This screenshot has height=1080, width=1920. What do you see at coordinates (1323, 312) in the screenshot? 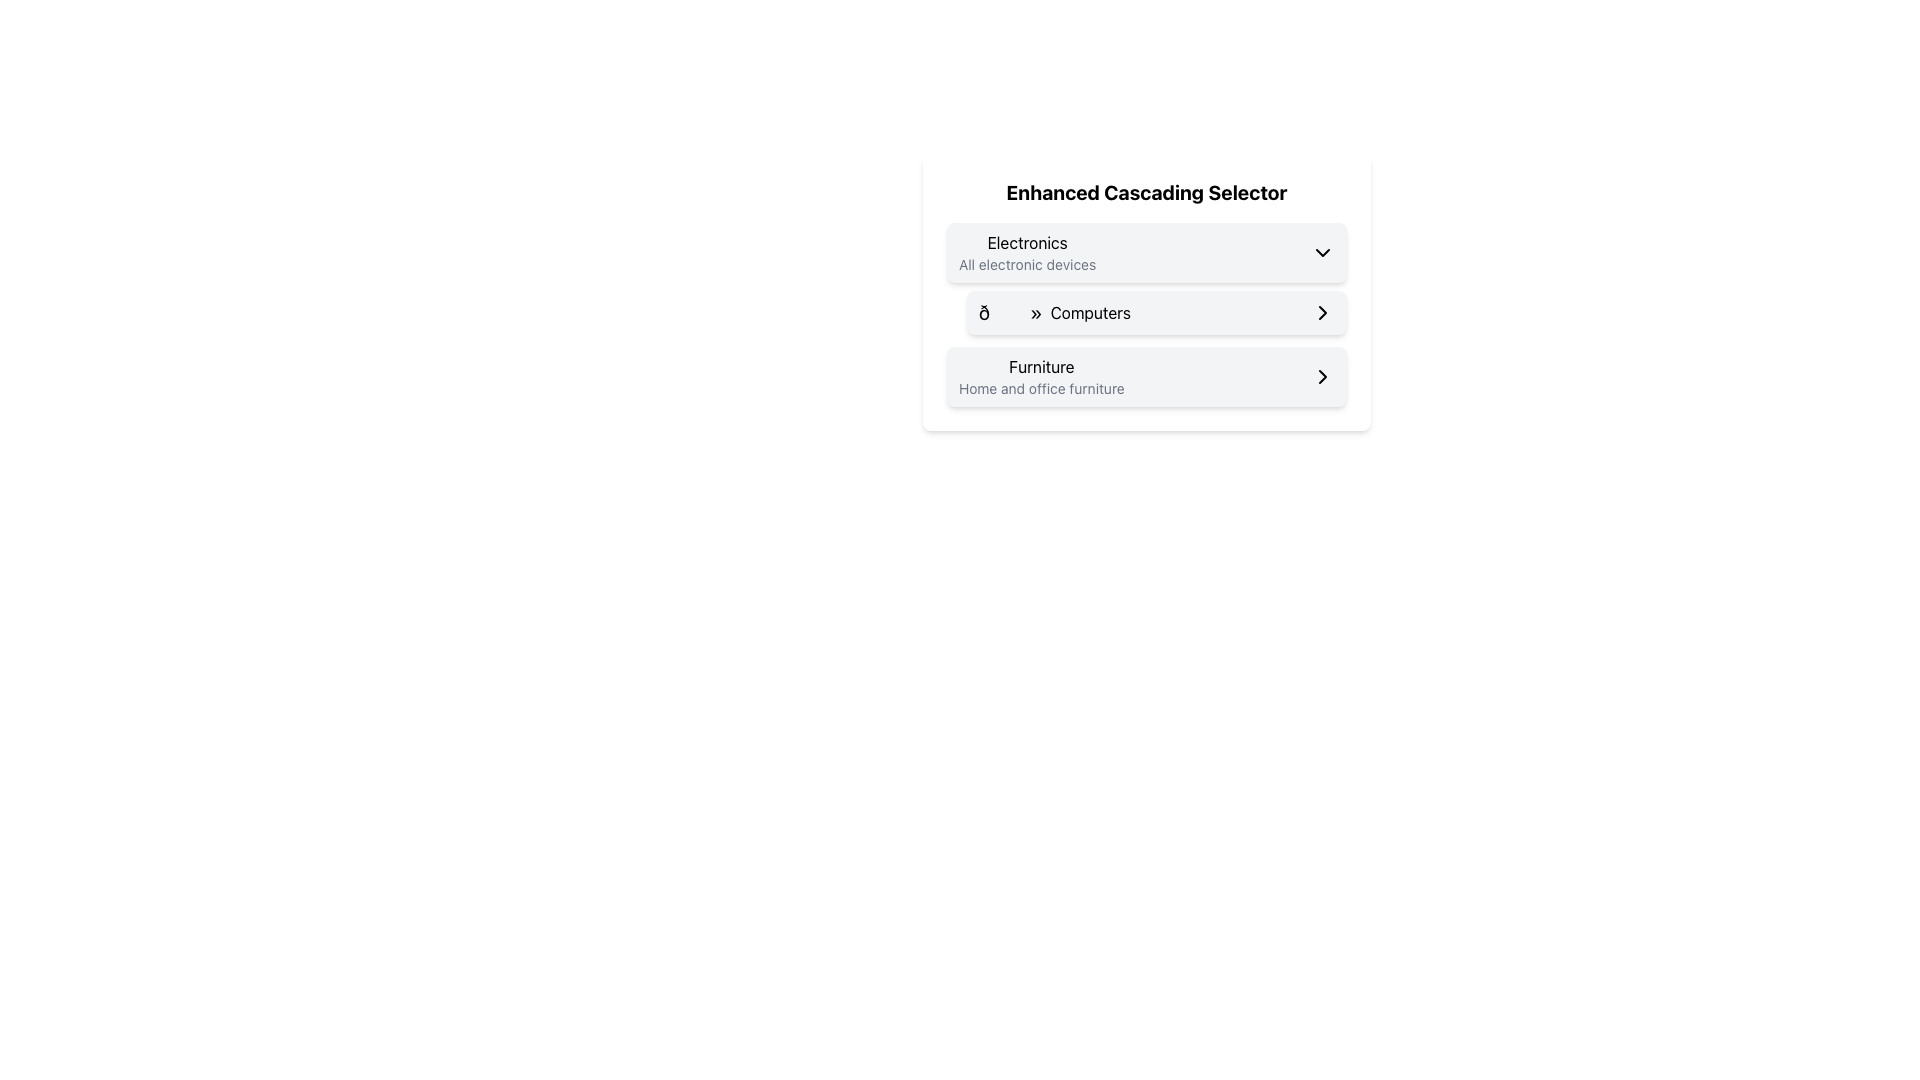
I see `the rightward chevron icon in the 'Computers' category` at bounding box center [1323, 312].